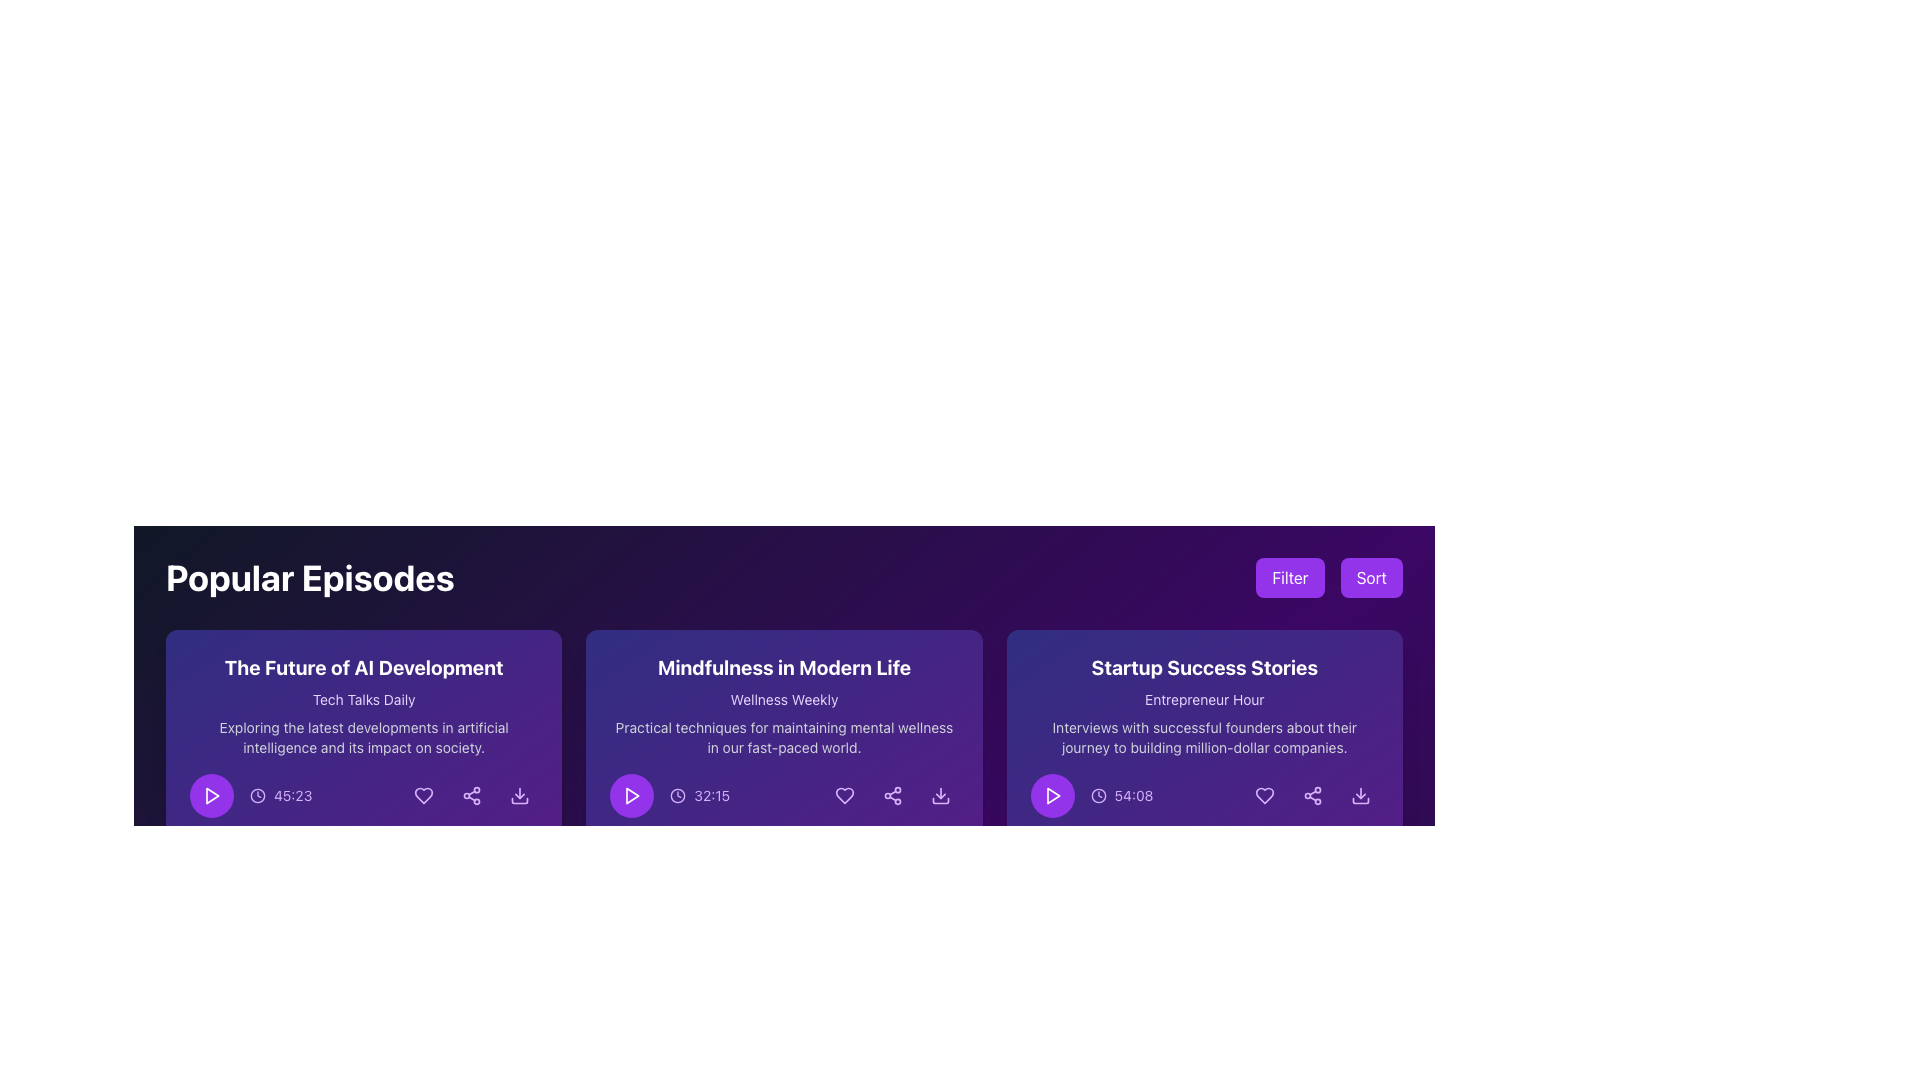 The height and width of the screenshot is (1080, 1920). What do you see at coordinates (1264, 794) in the screenshot?
I see `the heart icon button located in the 'Startup Success Stories' card under the 'Popular Episodes' section` at bounding box center [1264, 794].